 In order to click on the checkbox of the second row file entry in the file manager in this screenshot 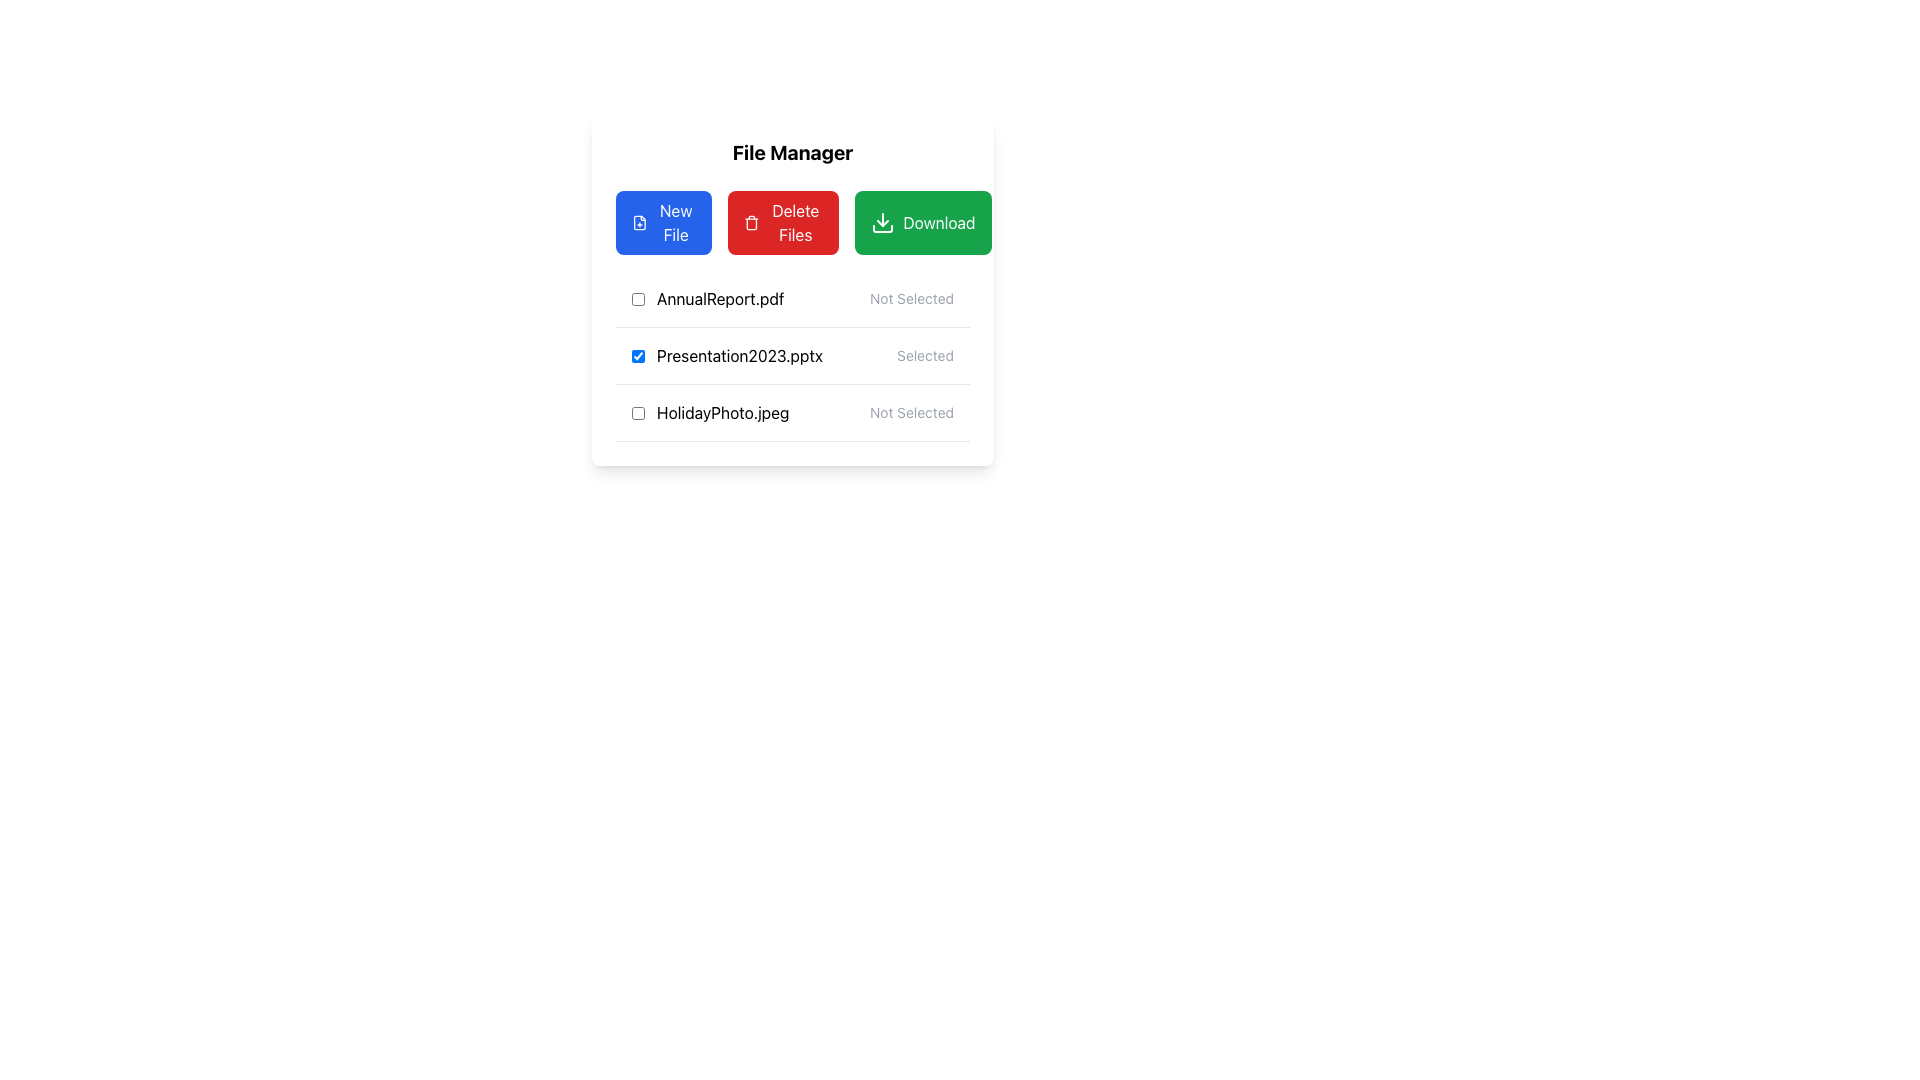, I will do `click(791, 355)`.